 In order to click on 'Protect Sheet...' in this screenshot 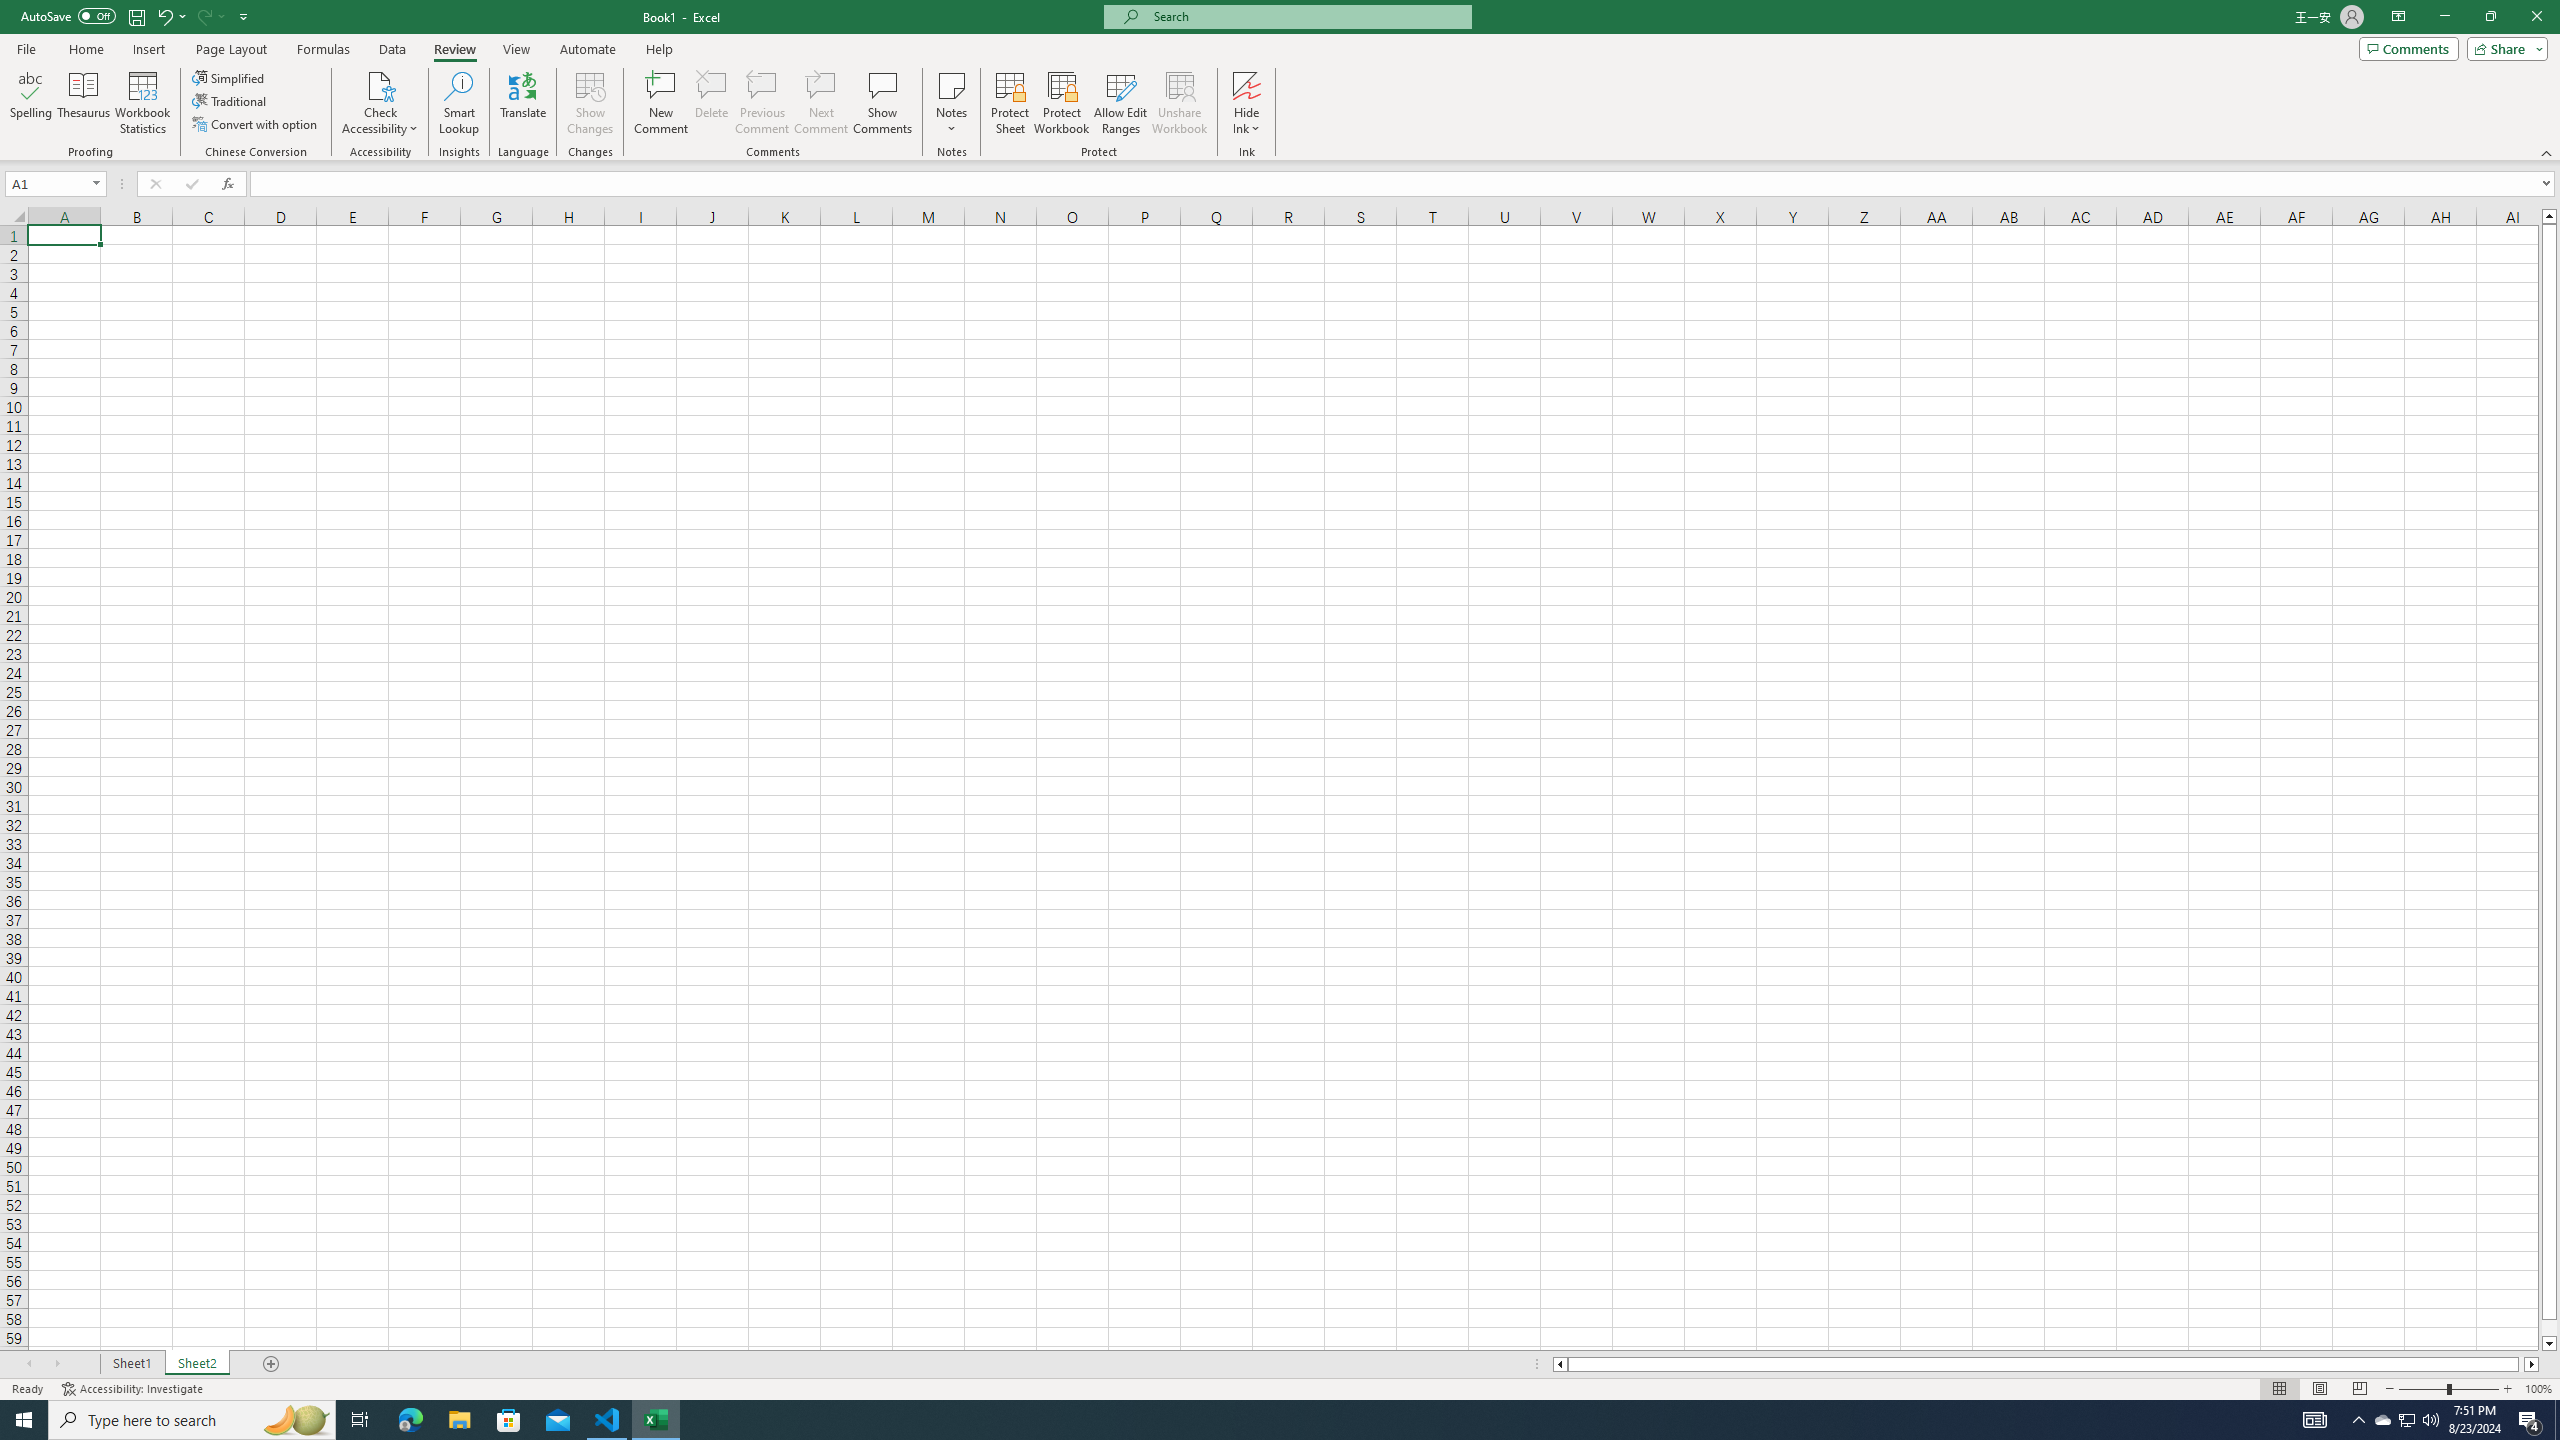, I will do `click(1008, 103)`.